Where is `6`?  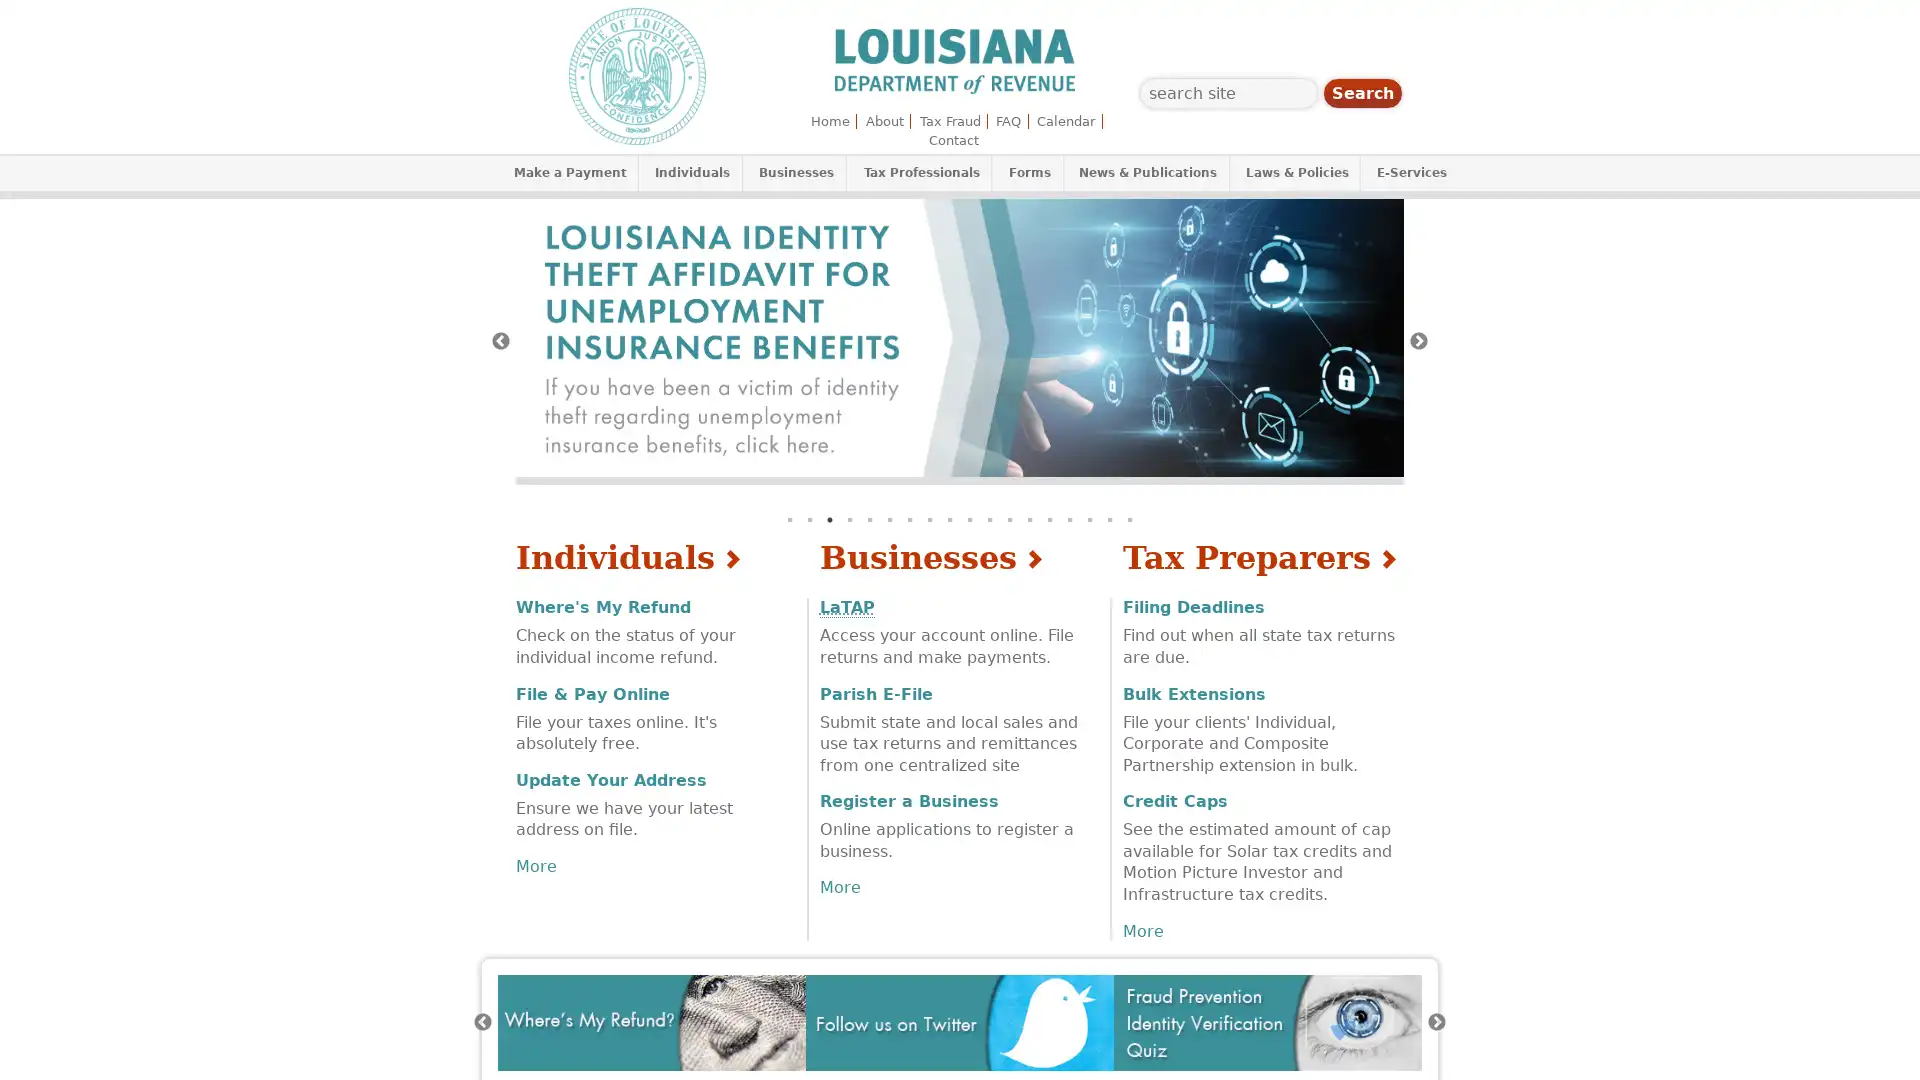
6 is located at coordinates (888, 519).